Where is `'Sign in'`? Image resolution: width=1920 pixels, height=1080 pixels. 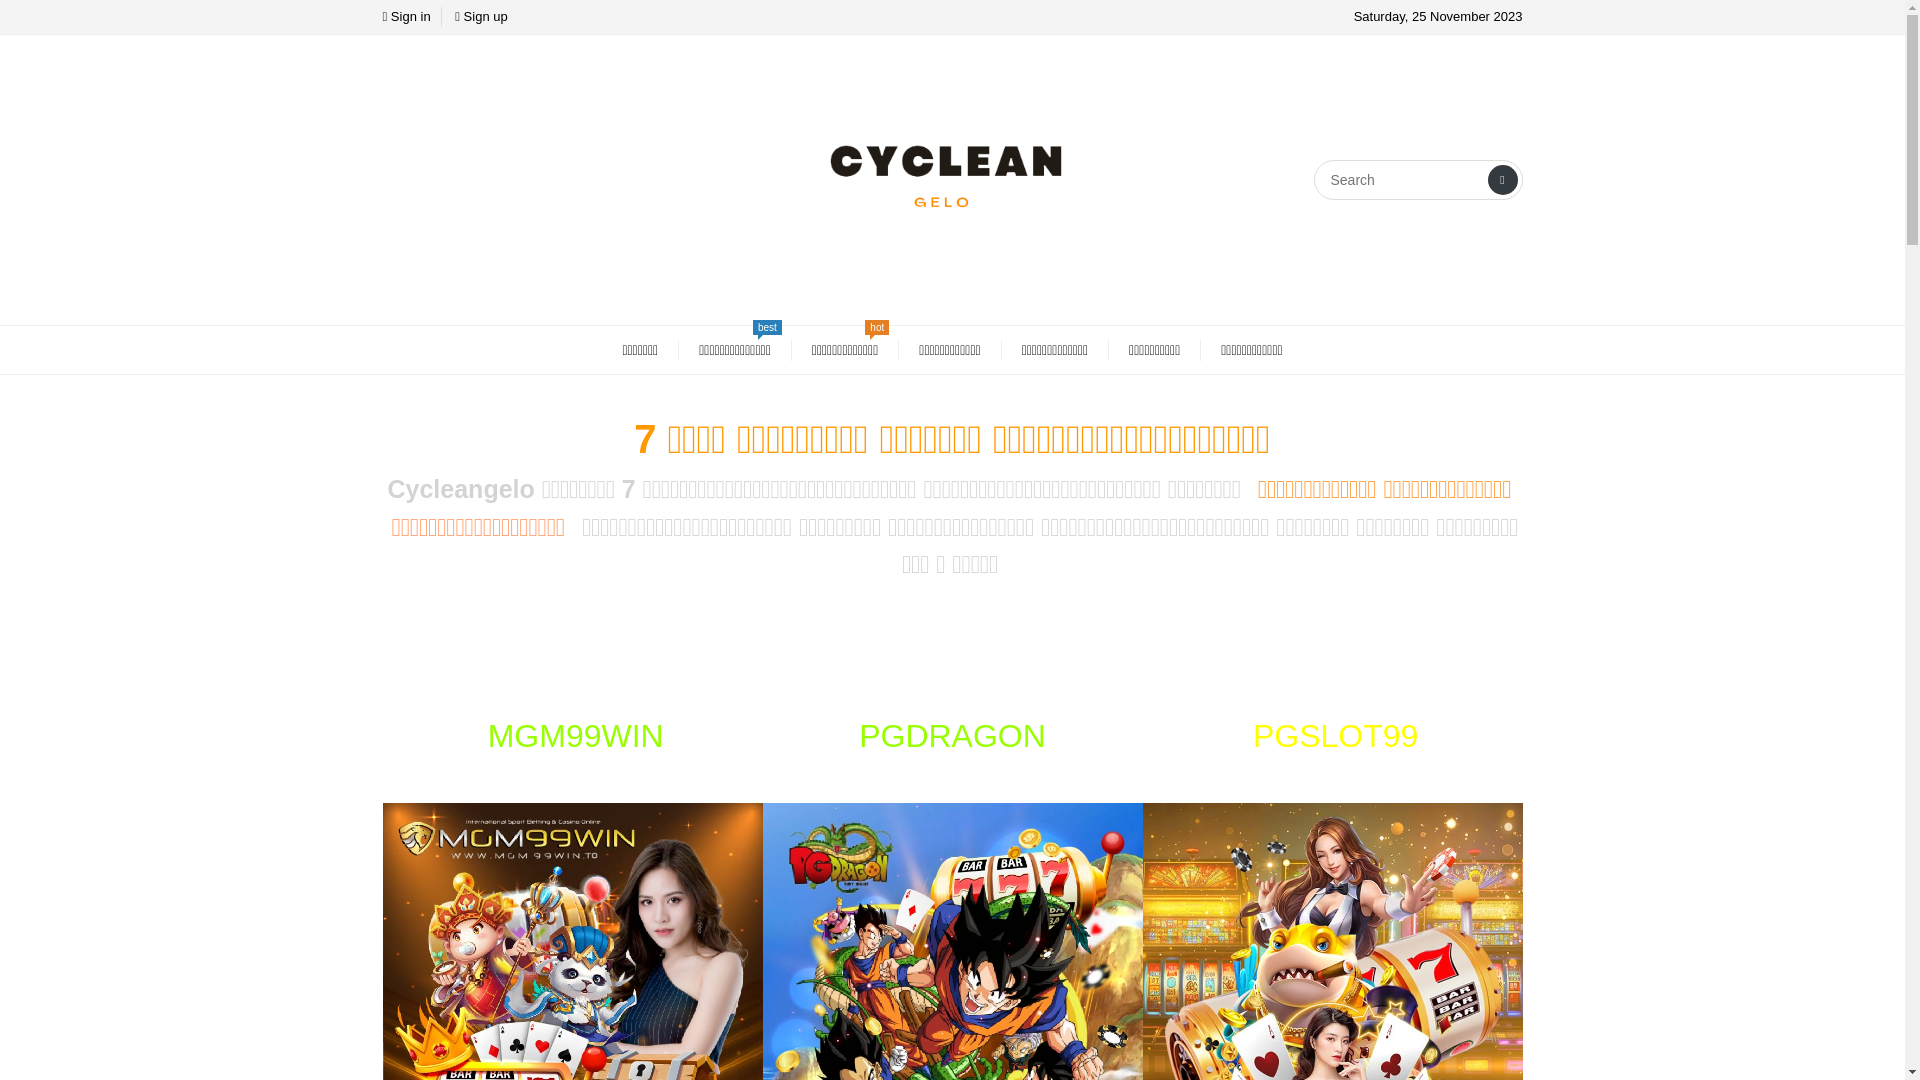 'Sign in' is located at coordinates (405, 16).